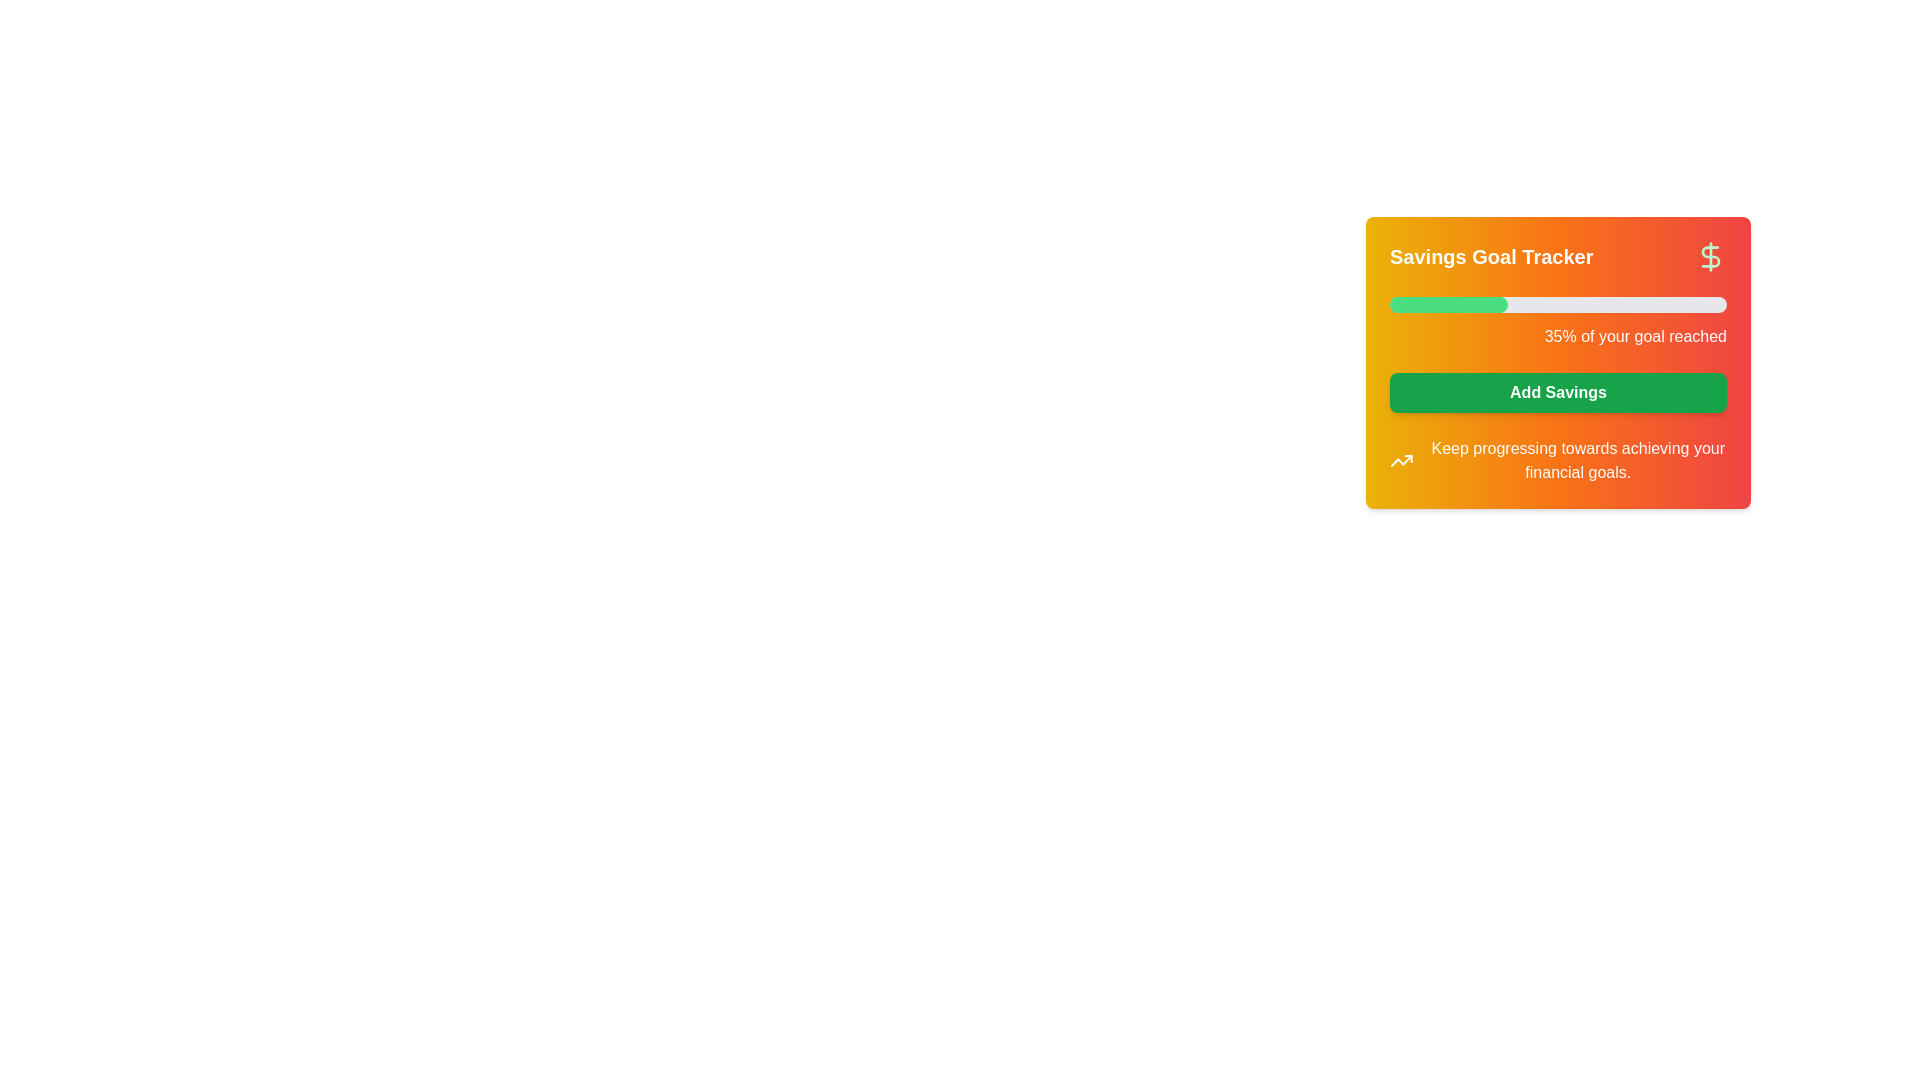 This screenshot has height=1080, width=1920. I want to click on the progress bar located under the title 'Savings Goal Tracker' and above the text '35% of your goal reached.', so click(1557, 304).